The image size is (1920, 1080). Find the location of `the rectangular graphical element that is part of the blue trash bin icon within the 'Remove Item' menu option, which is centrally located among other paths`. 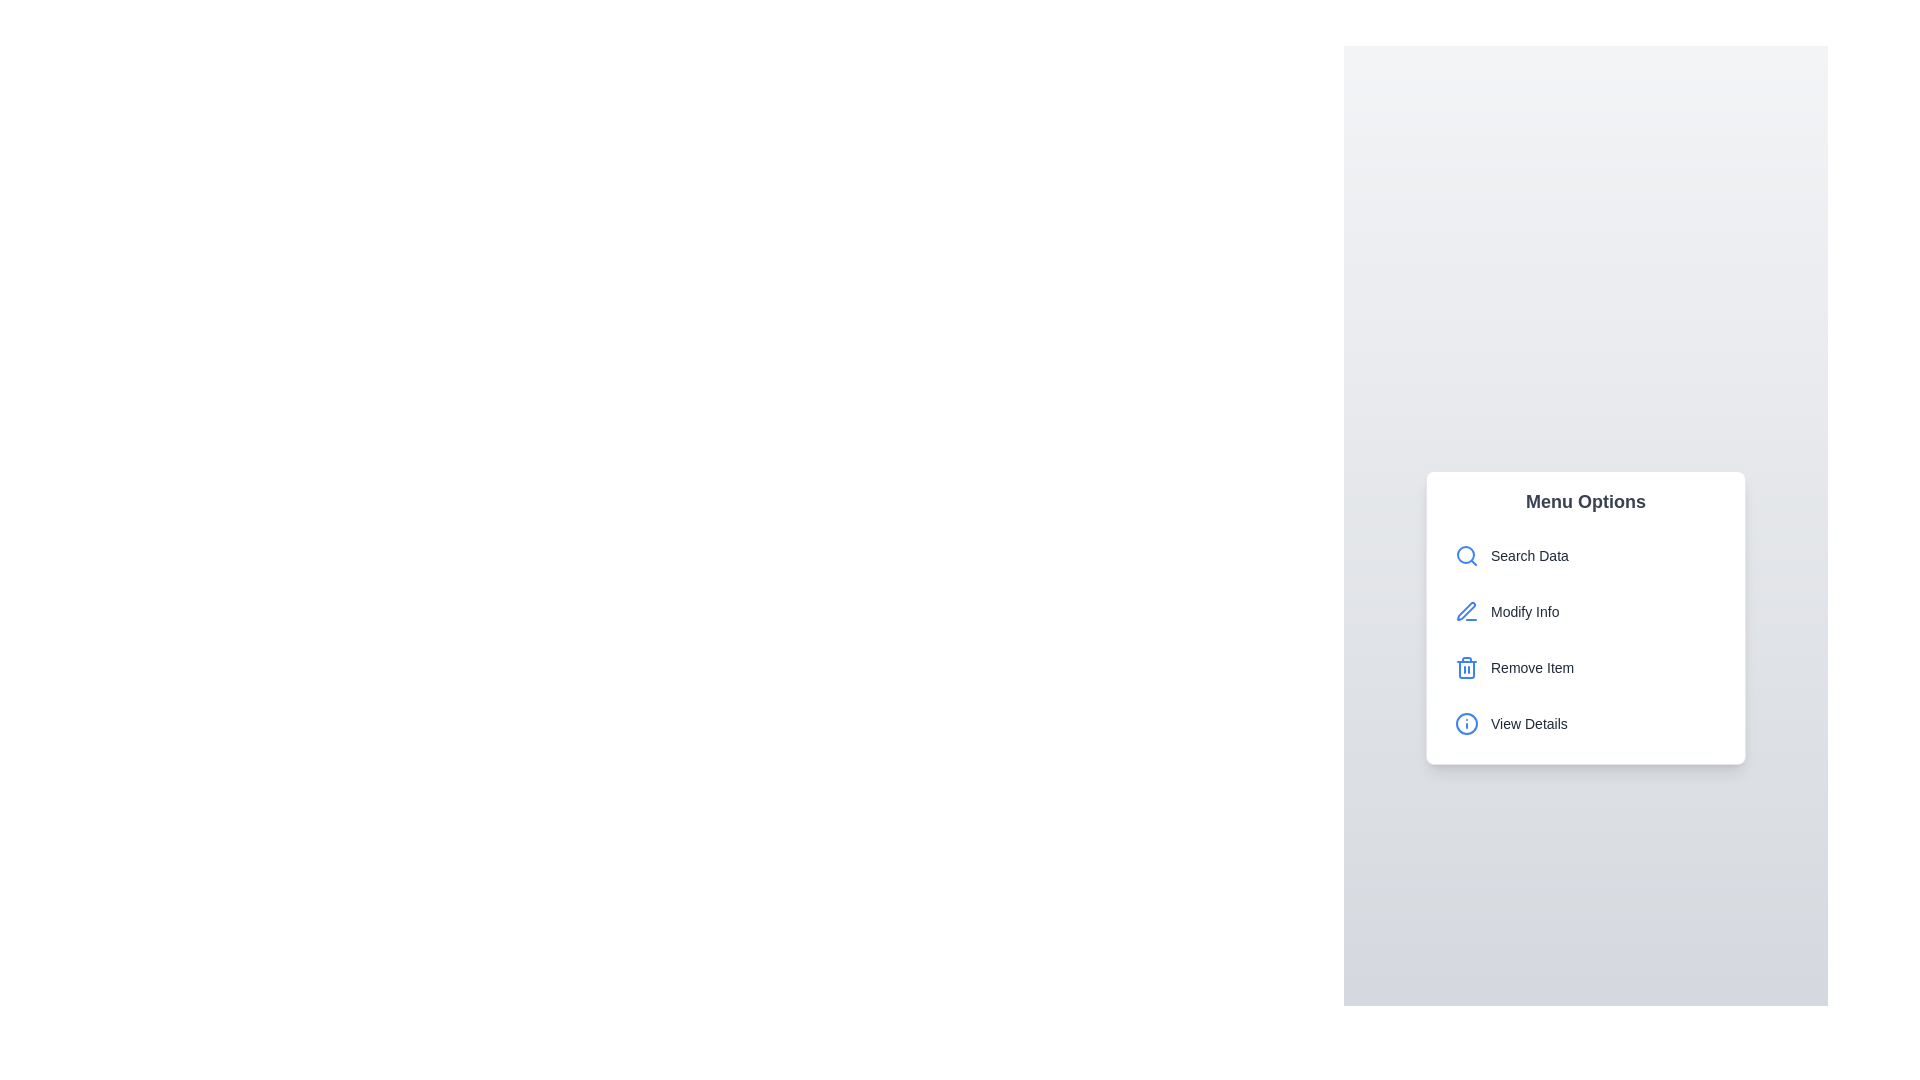

the rectangular graphical element that is part of the blue trash bin icon within the 'Remove Item' menu option, which is centrally located among other paths is located at coordinates (1467, 670).